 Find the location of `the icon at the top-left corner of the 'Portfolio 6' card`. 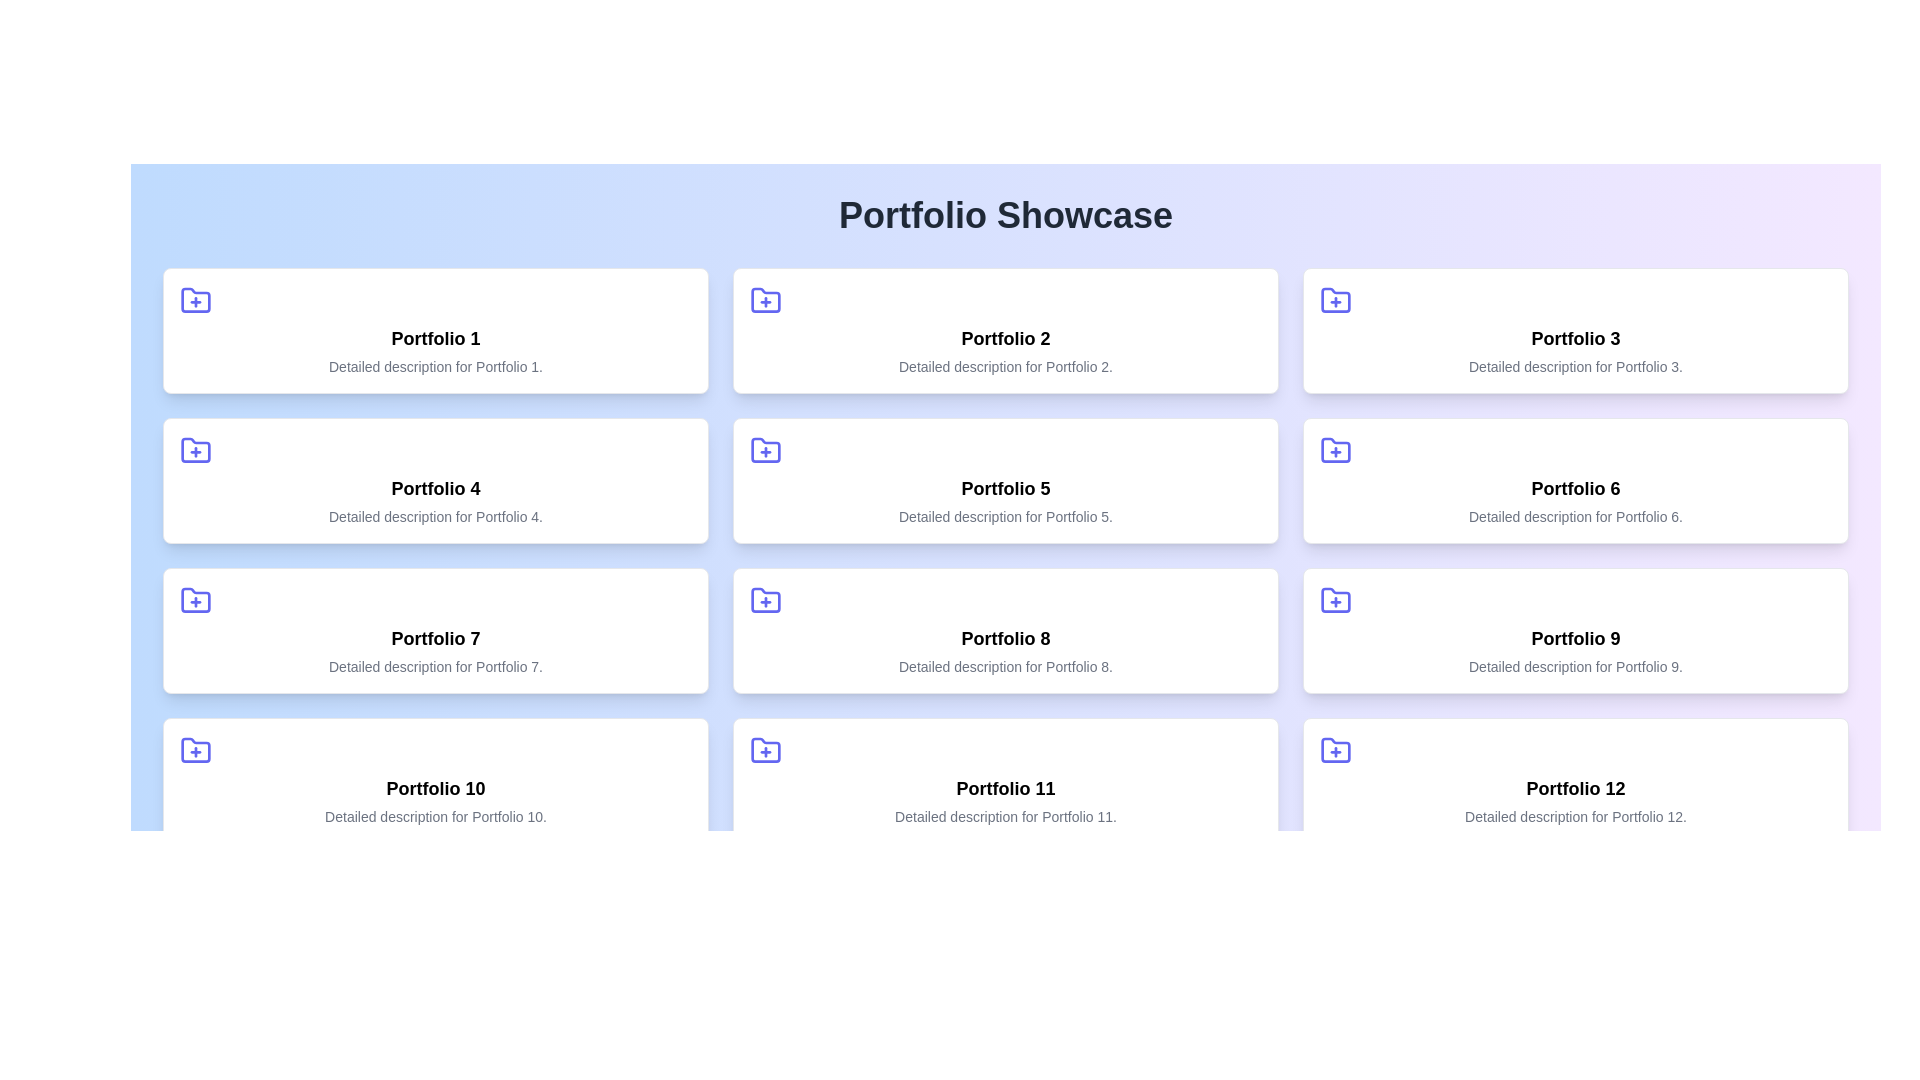

the icon at the top-left corner of the 'Portfolio 6' card is located at coordinates (1335, 451).